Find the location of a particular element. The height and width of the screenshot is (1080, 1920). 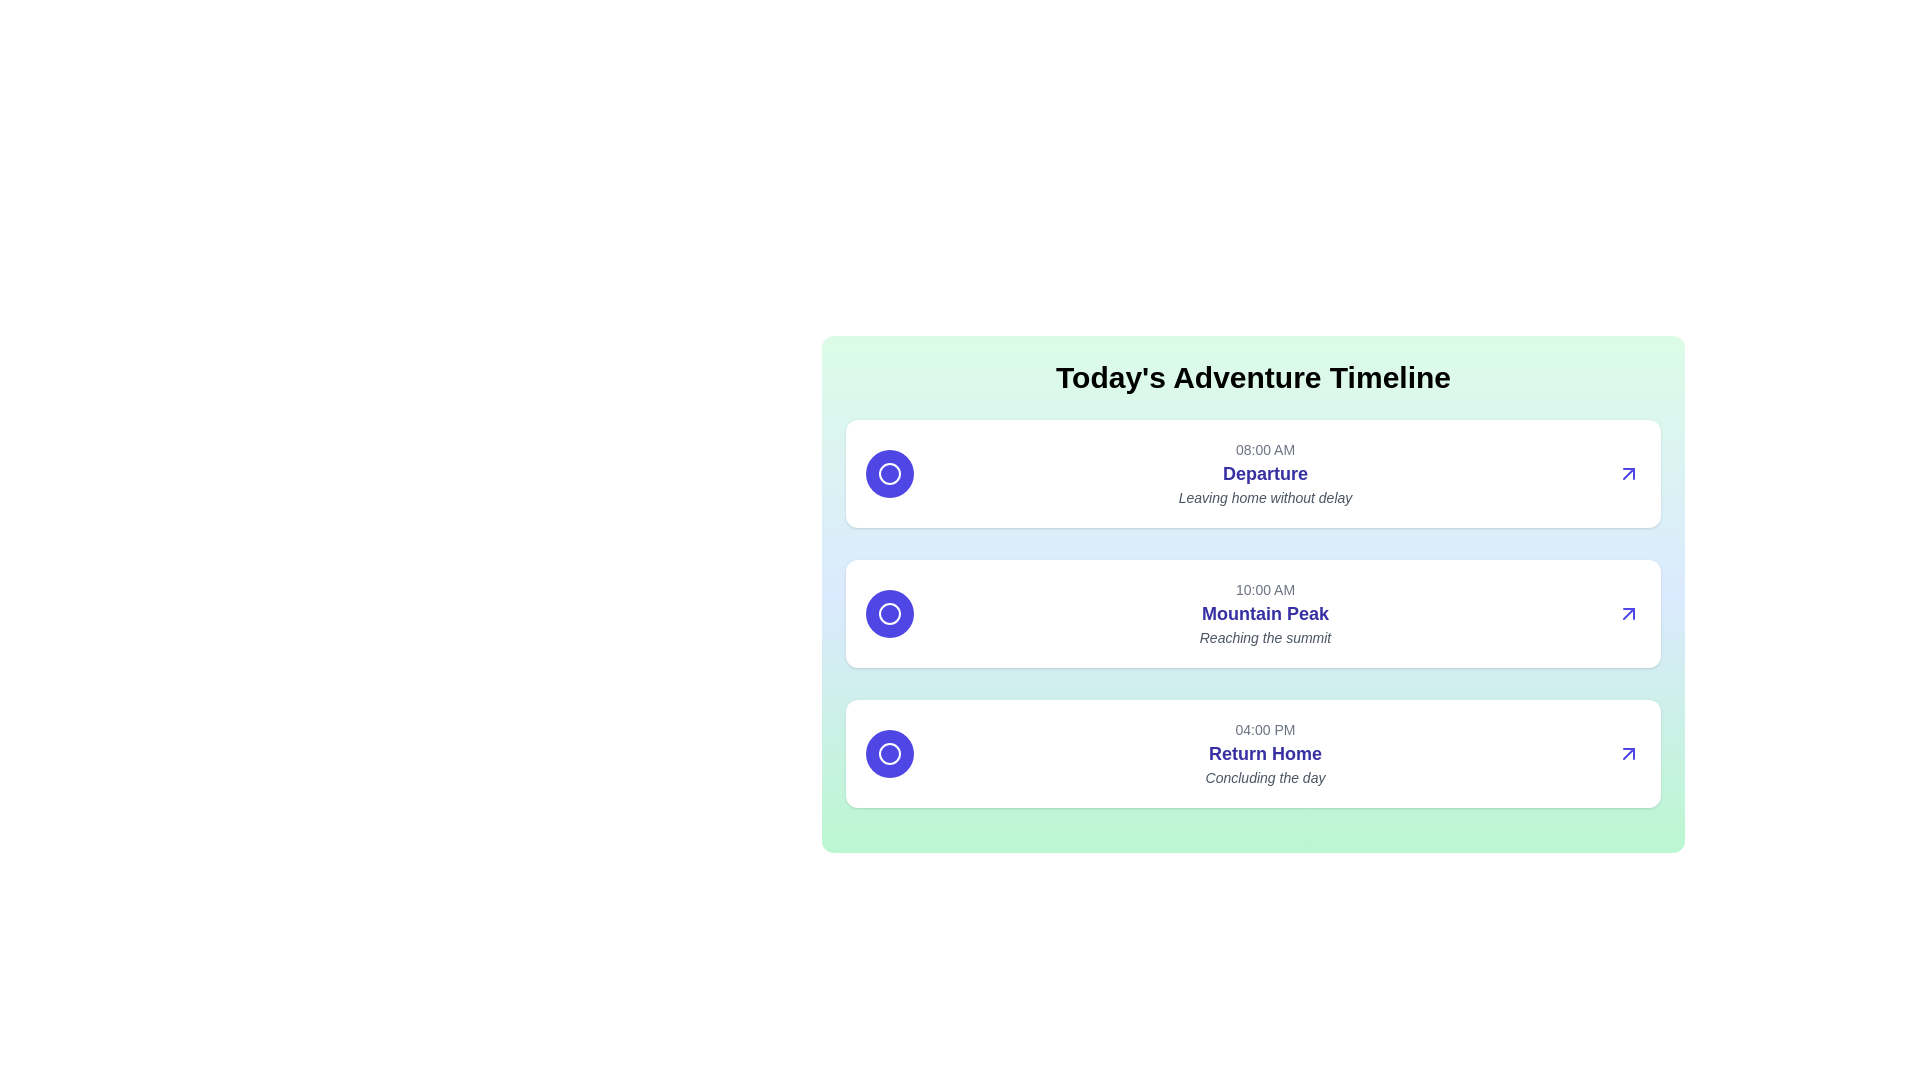

the leftmost icon in the timeline corresponding to the 'Return Home' event is located at coordinates (888, 753).